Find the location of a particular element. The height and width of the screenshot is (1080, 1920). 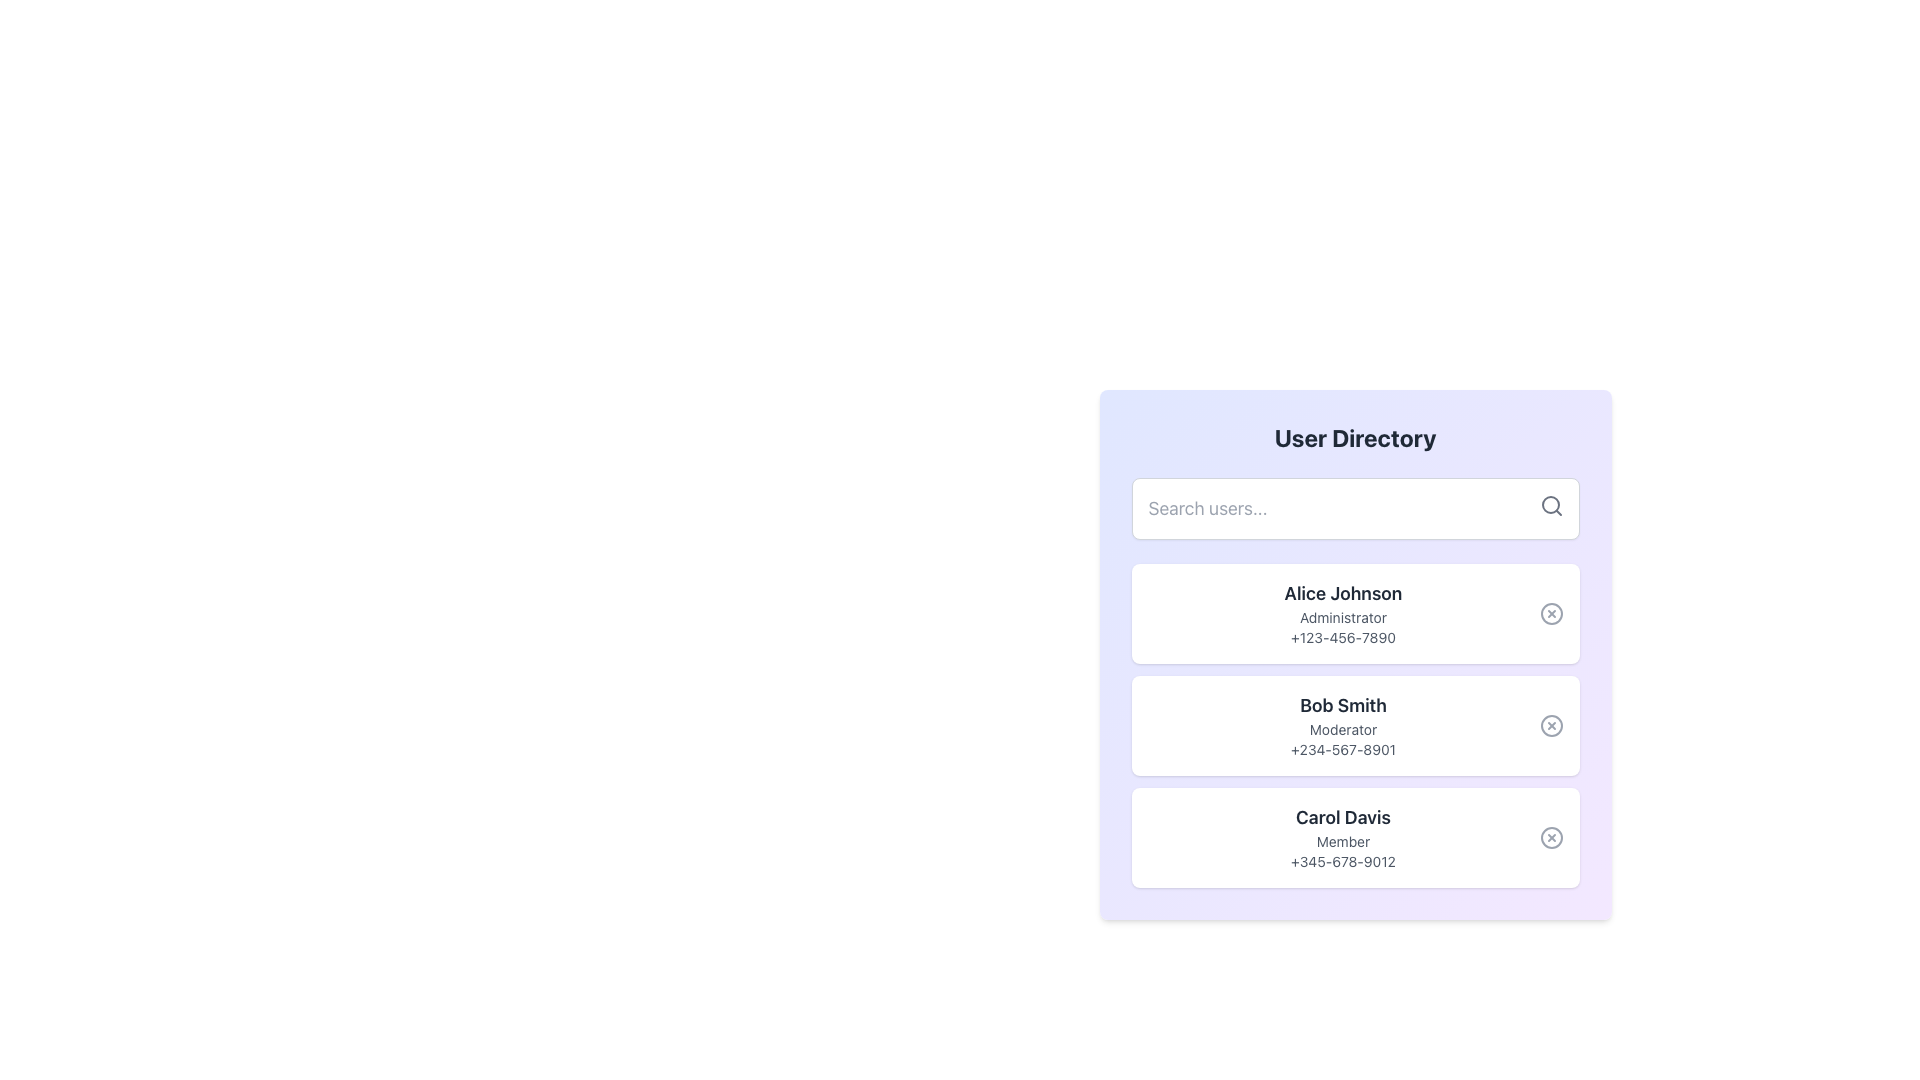

the 'Administrator' label located below 'Alice Johnson' and above '+123-456-7890' in the first user card of the 'User Directory' is located at coordinates (1343, 616).